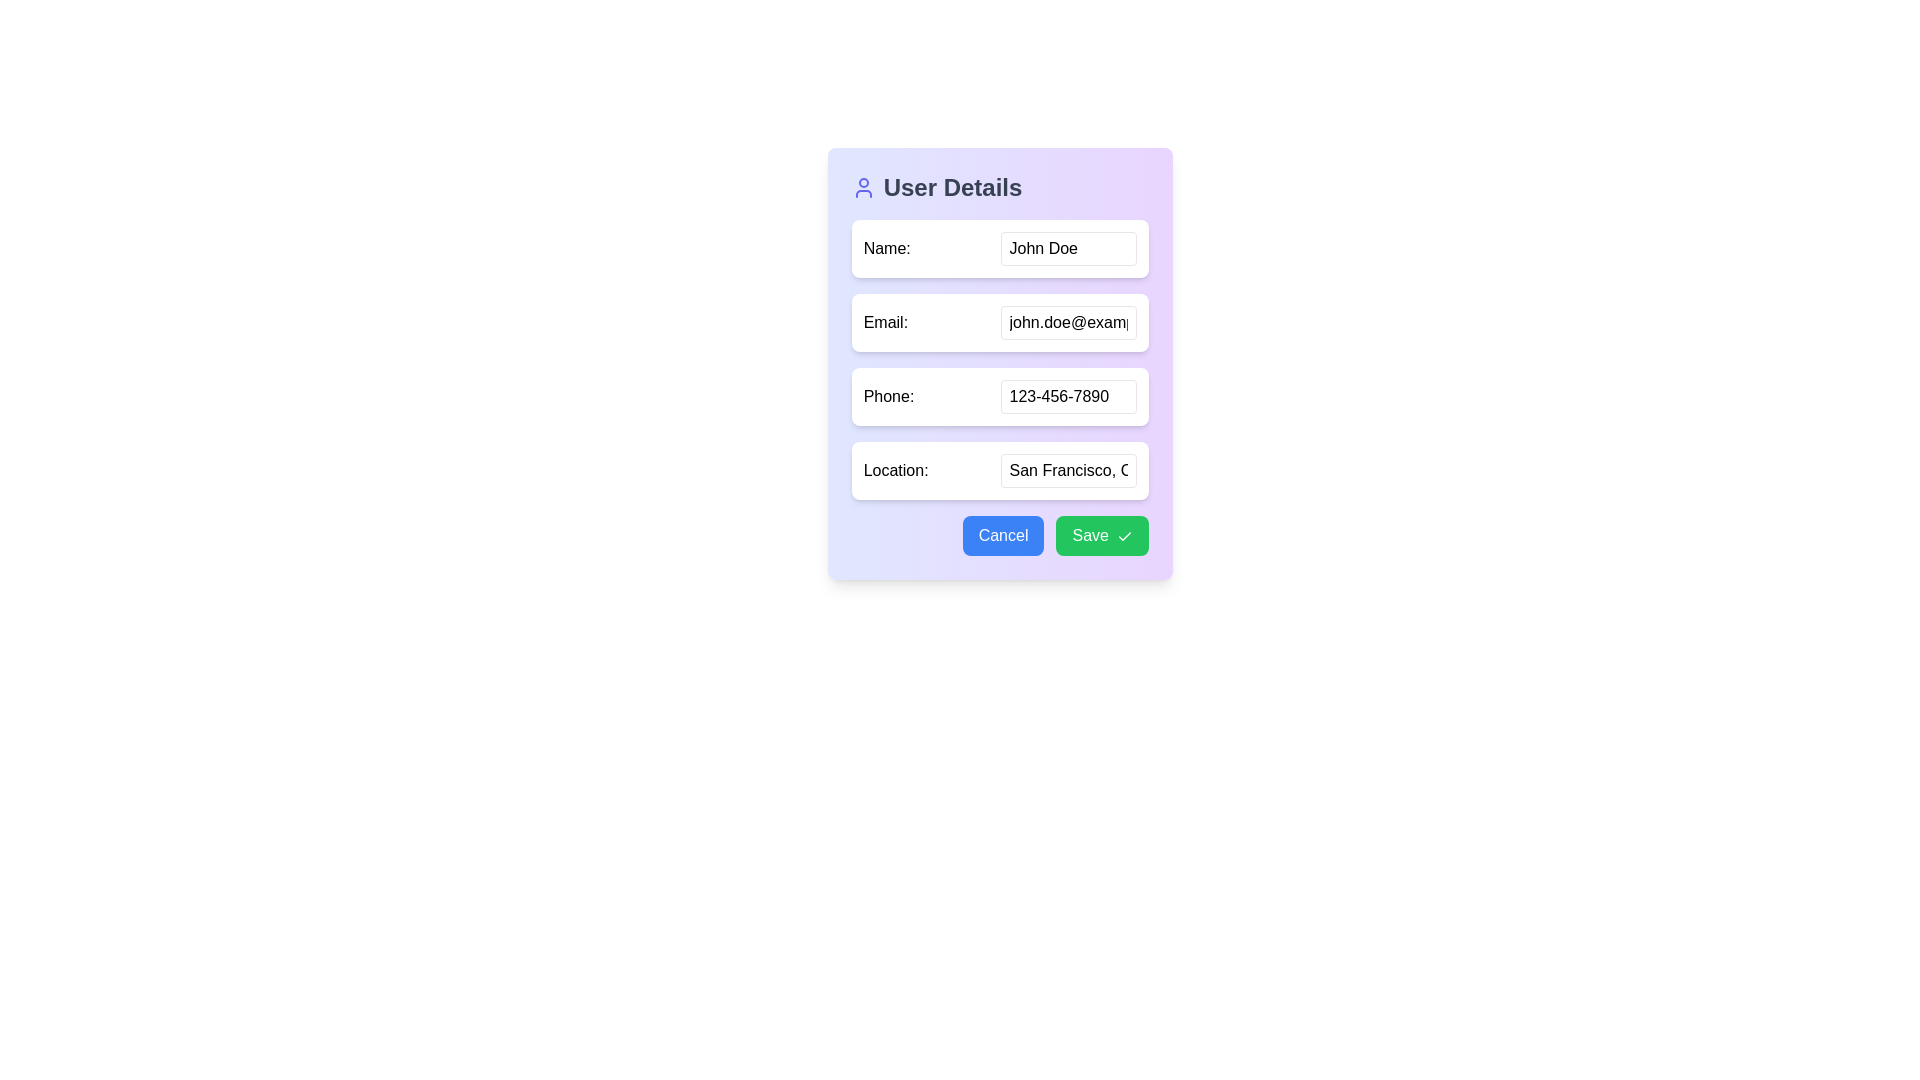 The width and height of the screenshot is (1920, 1080). Describe the element at coordinates (1067, 470) in the screenshot. I see `the text input field for 'Location:' which contains the placeholder 'San Francisco, CA'` at that location.